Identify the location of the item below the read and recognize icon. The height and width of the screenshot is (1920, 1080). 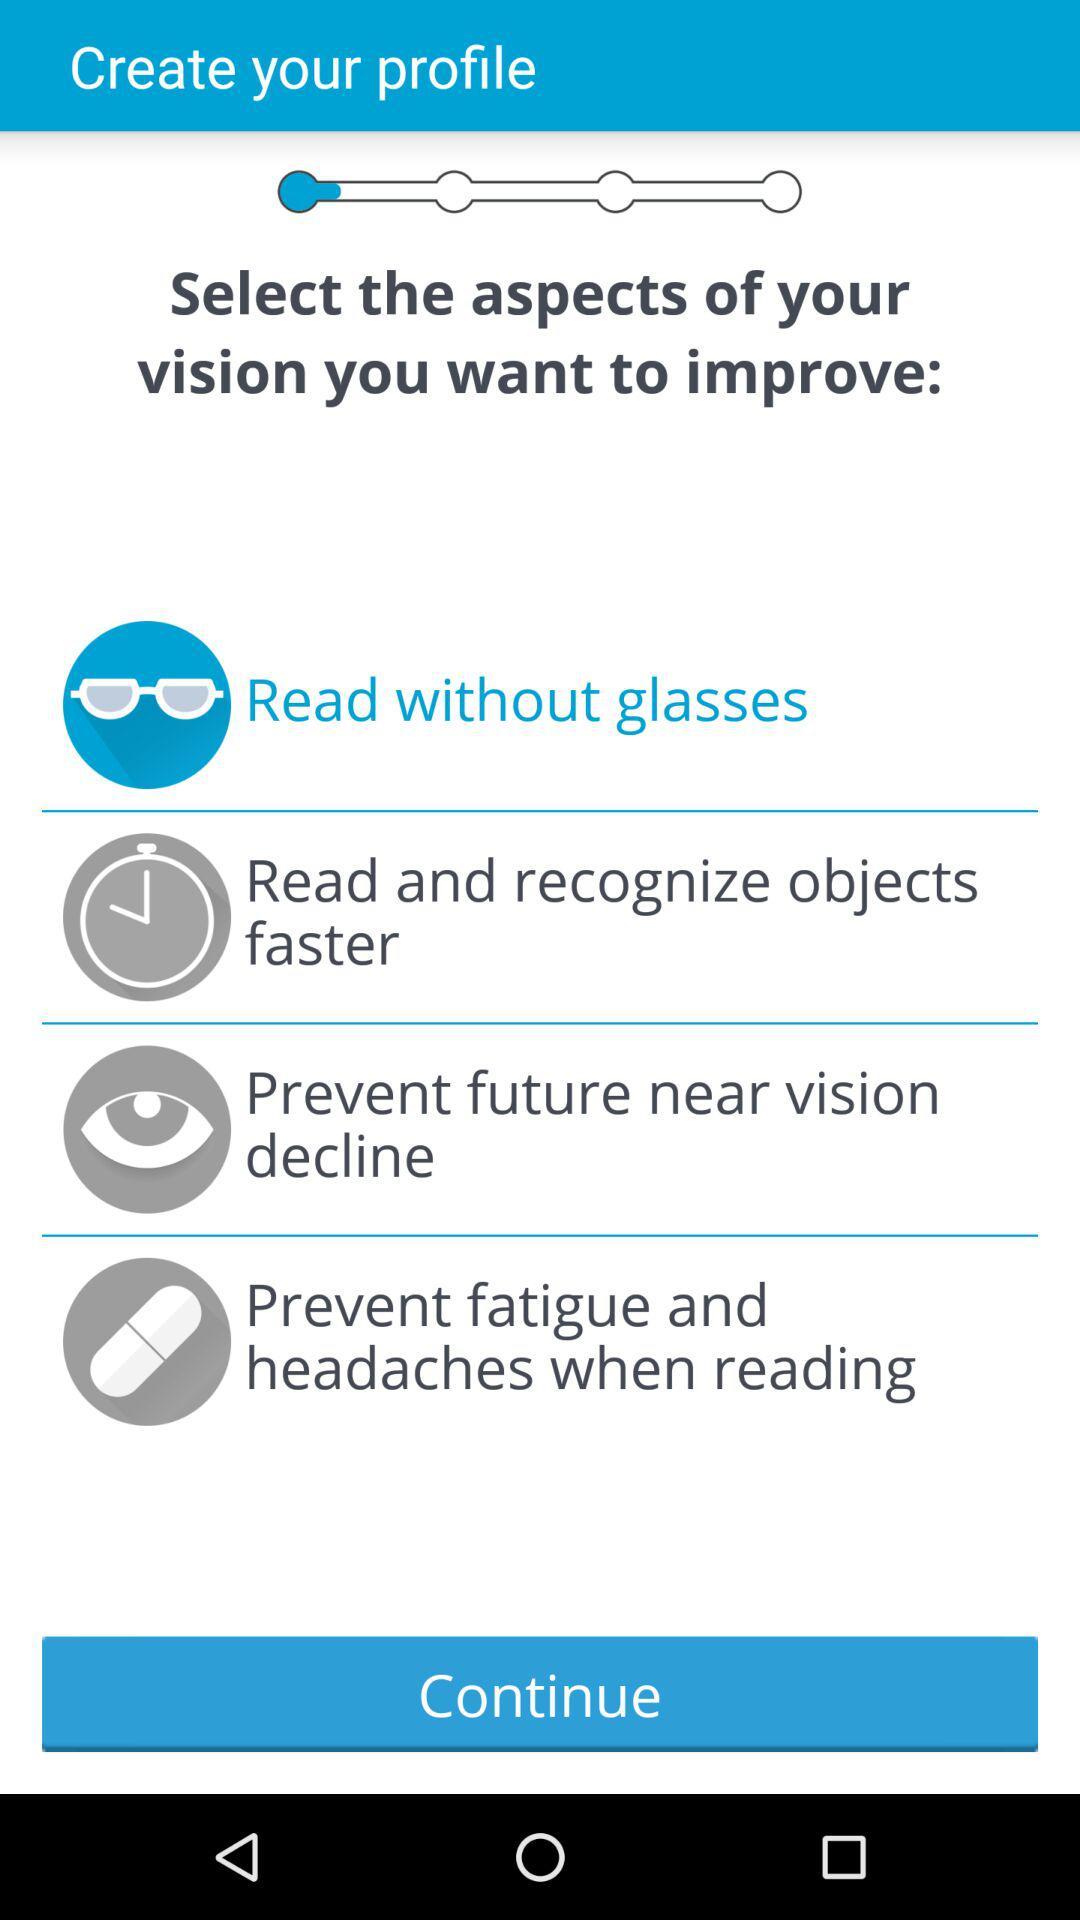
(630, 1129).